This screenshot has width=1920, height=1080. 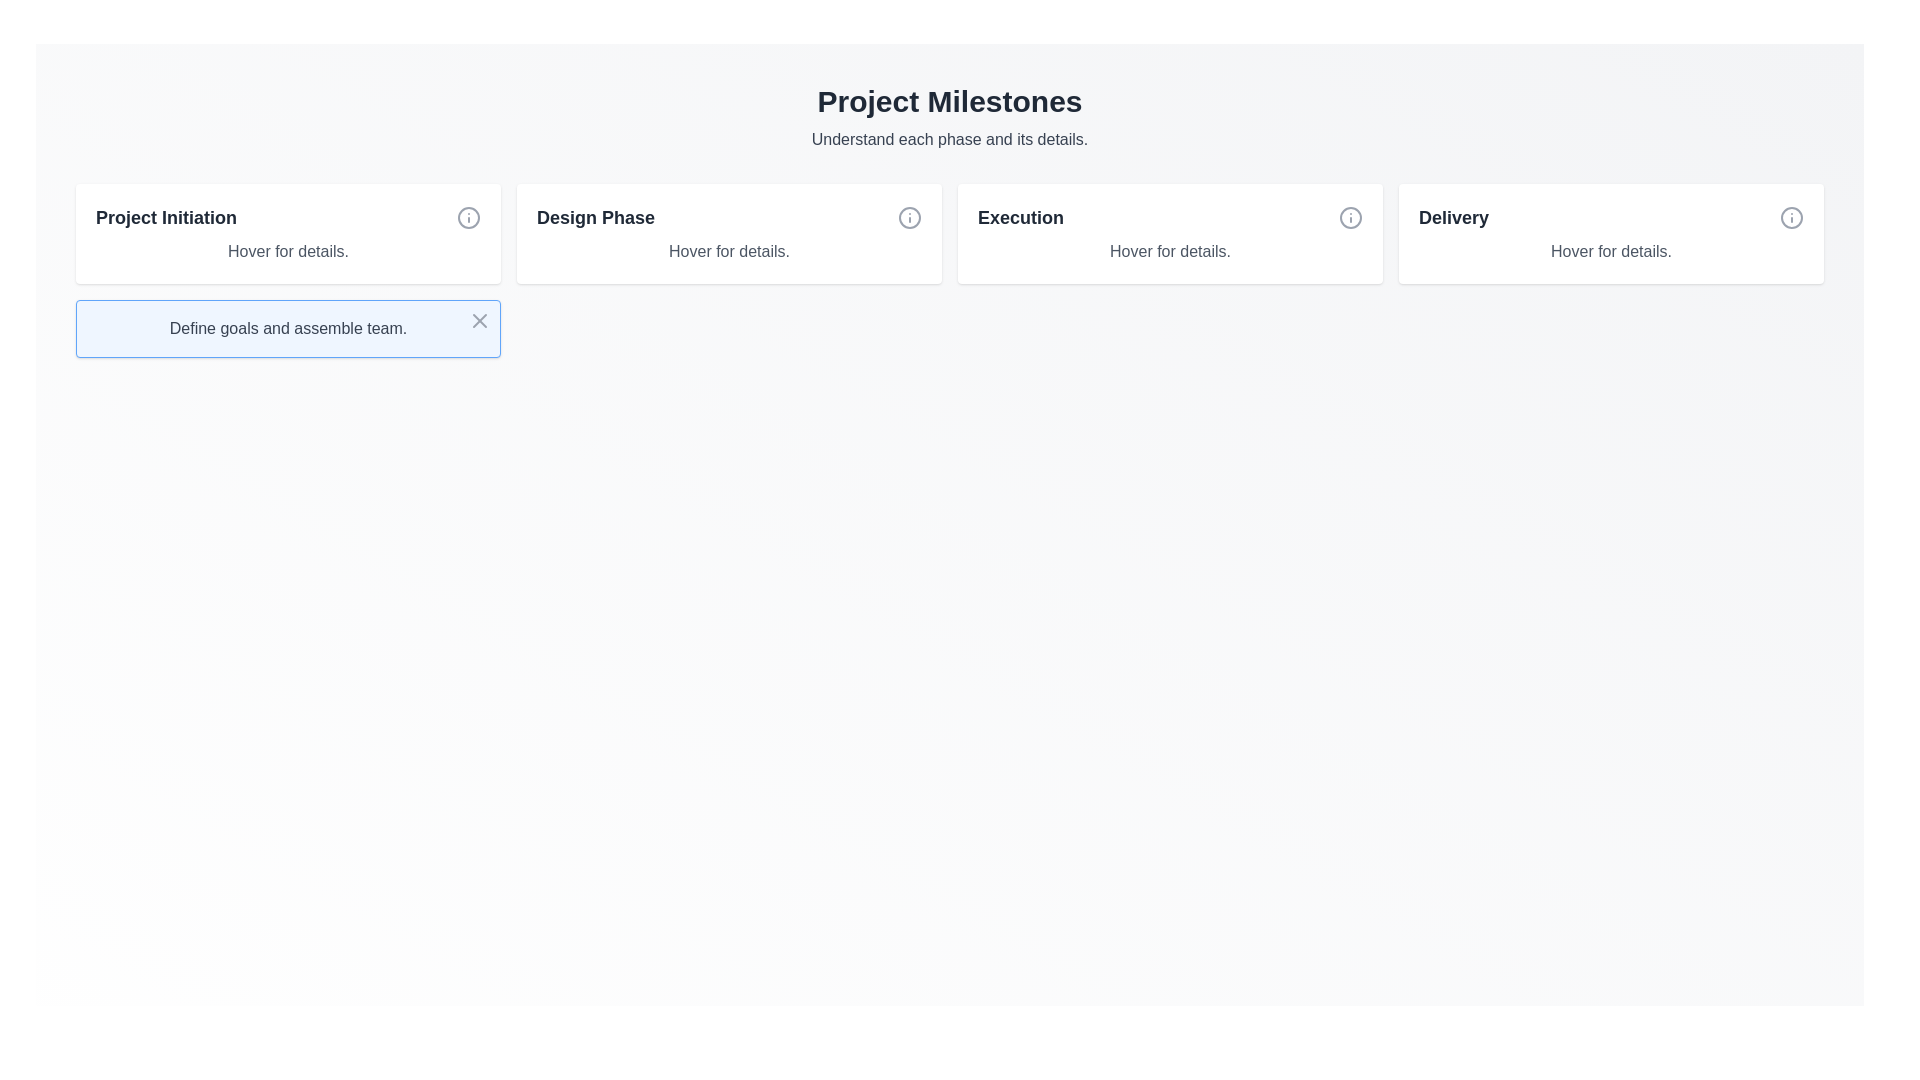 I want to click on the information icon located at the far-right end of the 'Delivery' section, so click(x=1791, y=218).